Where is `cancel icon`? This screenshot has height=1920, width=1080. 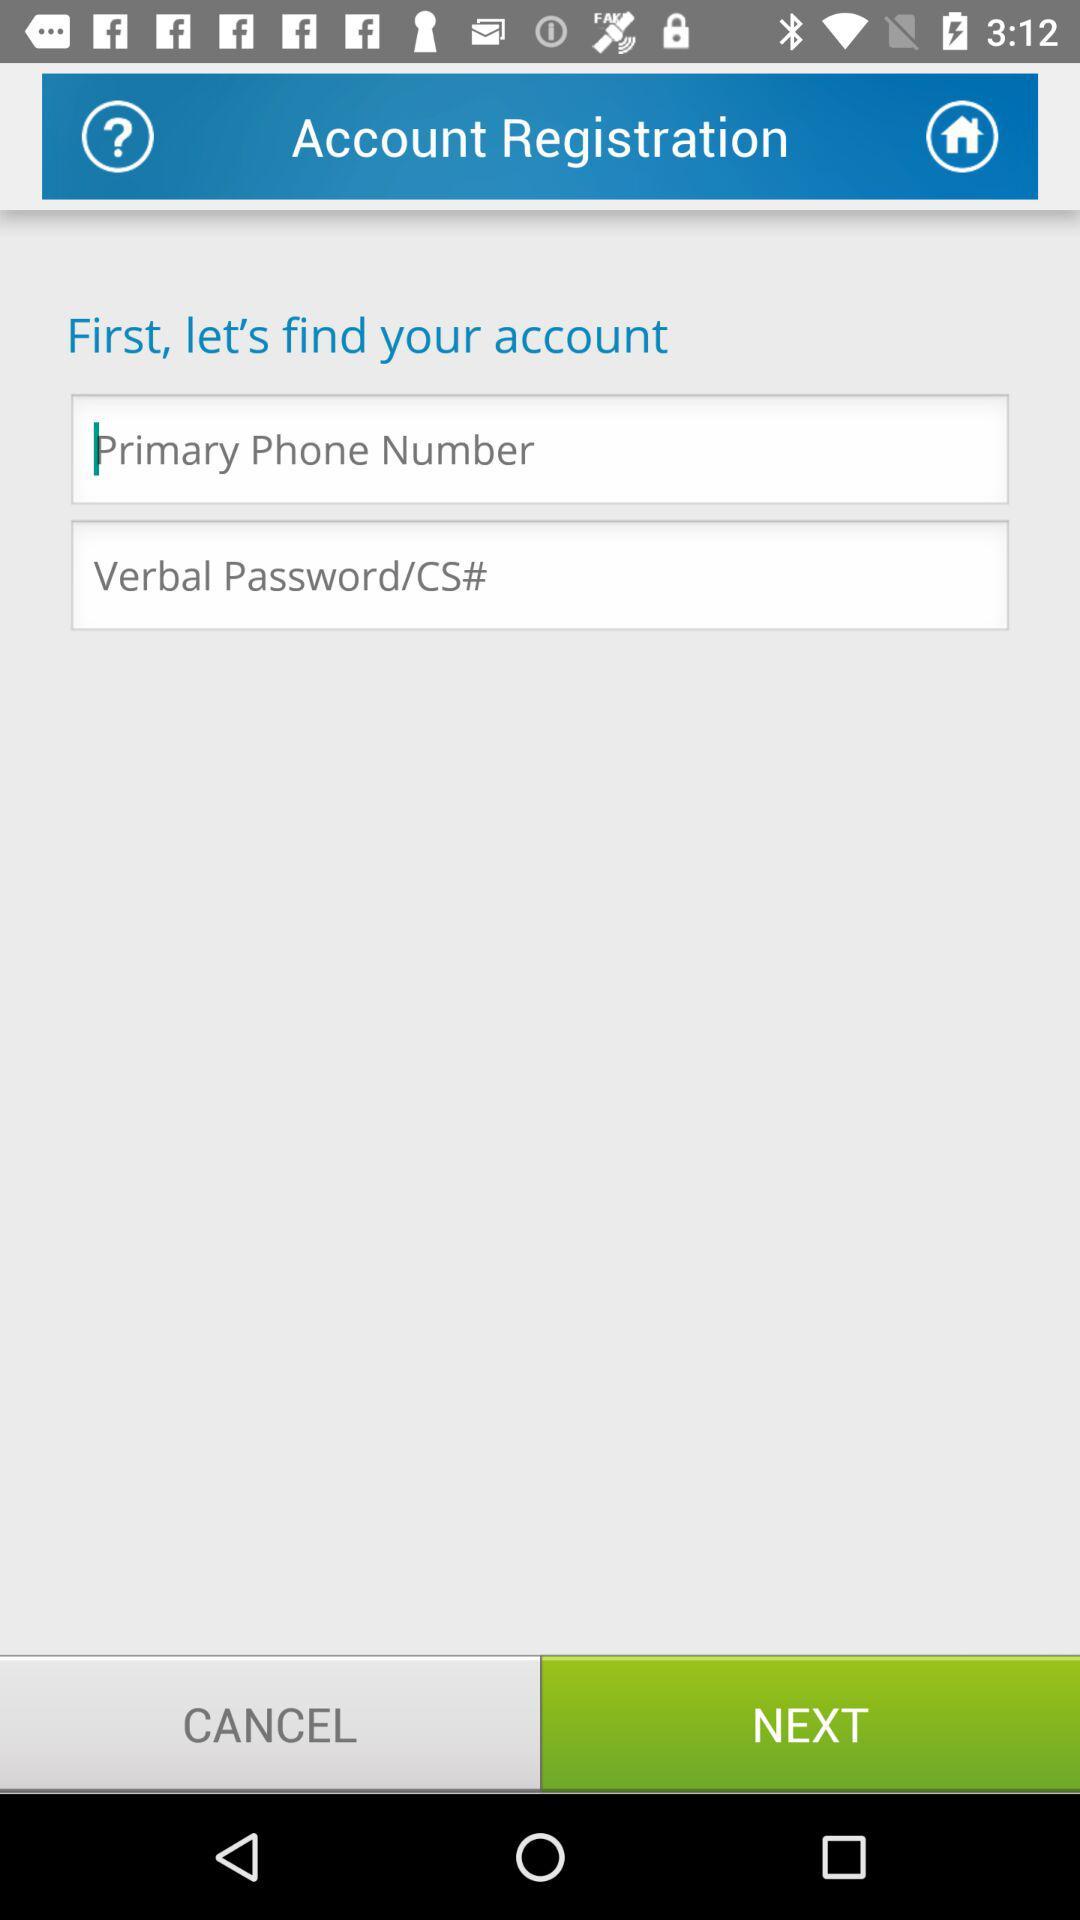 cancel icon is located at coordinates (270, 1722).